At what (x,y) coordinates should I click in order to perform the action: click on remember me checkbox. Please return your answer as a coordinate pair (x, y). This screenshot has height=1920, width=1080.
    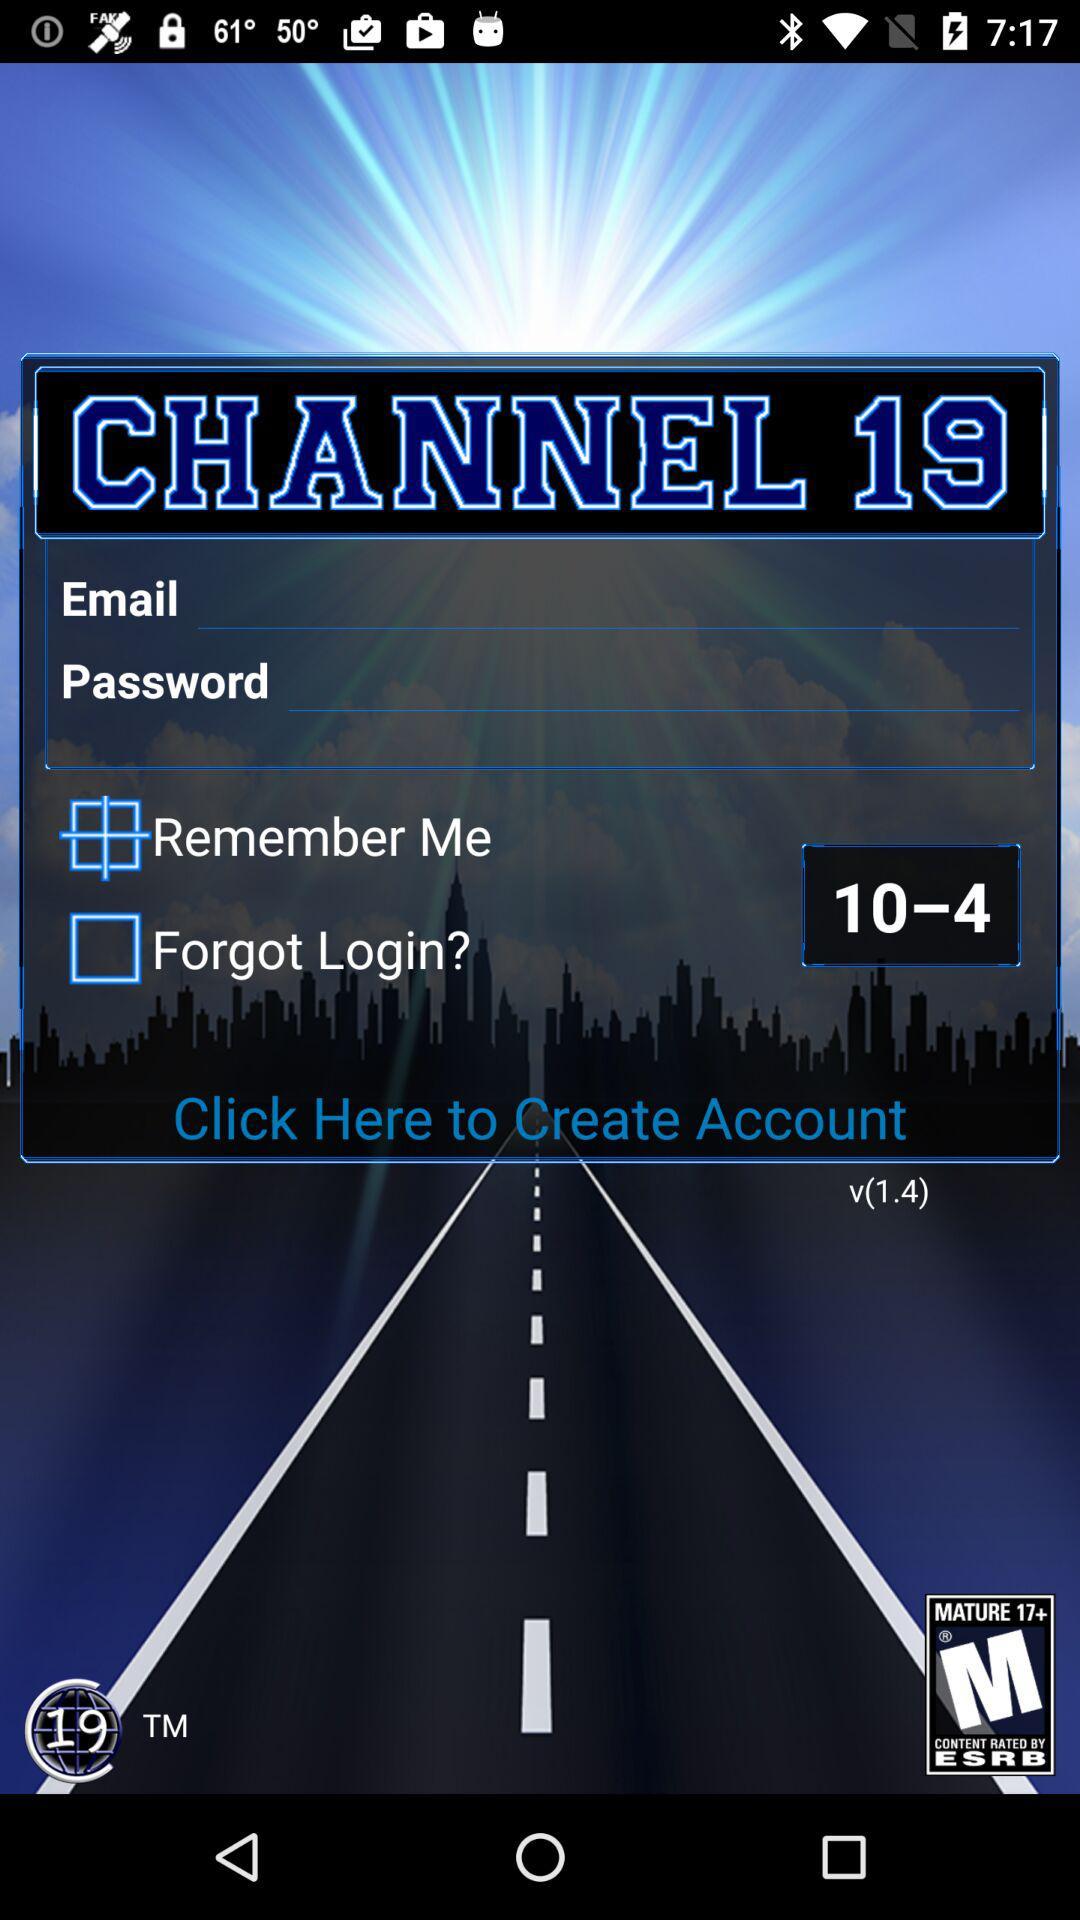
    Looking at the image, I should click on (275, 838).